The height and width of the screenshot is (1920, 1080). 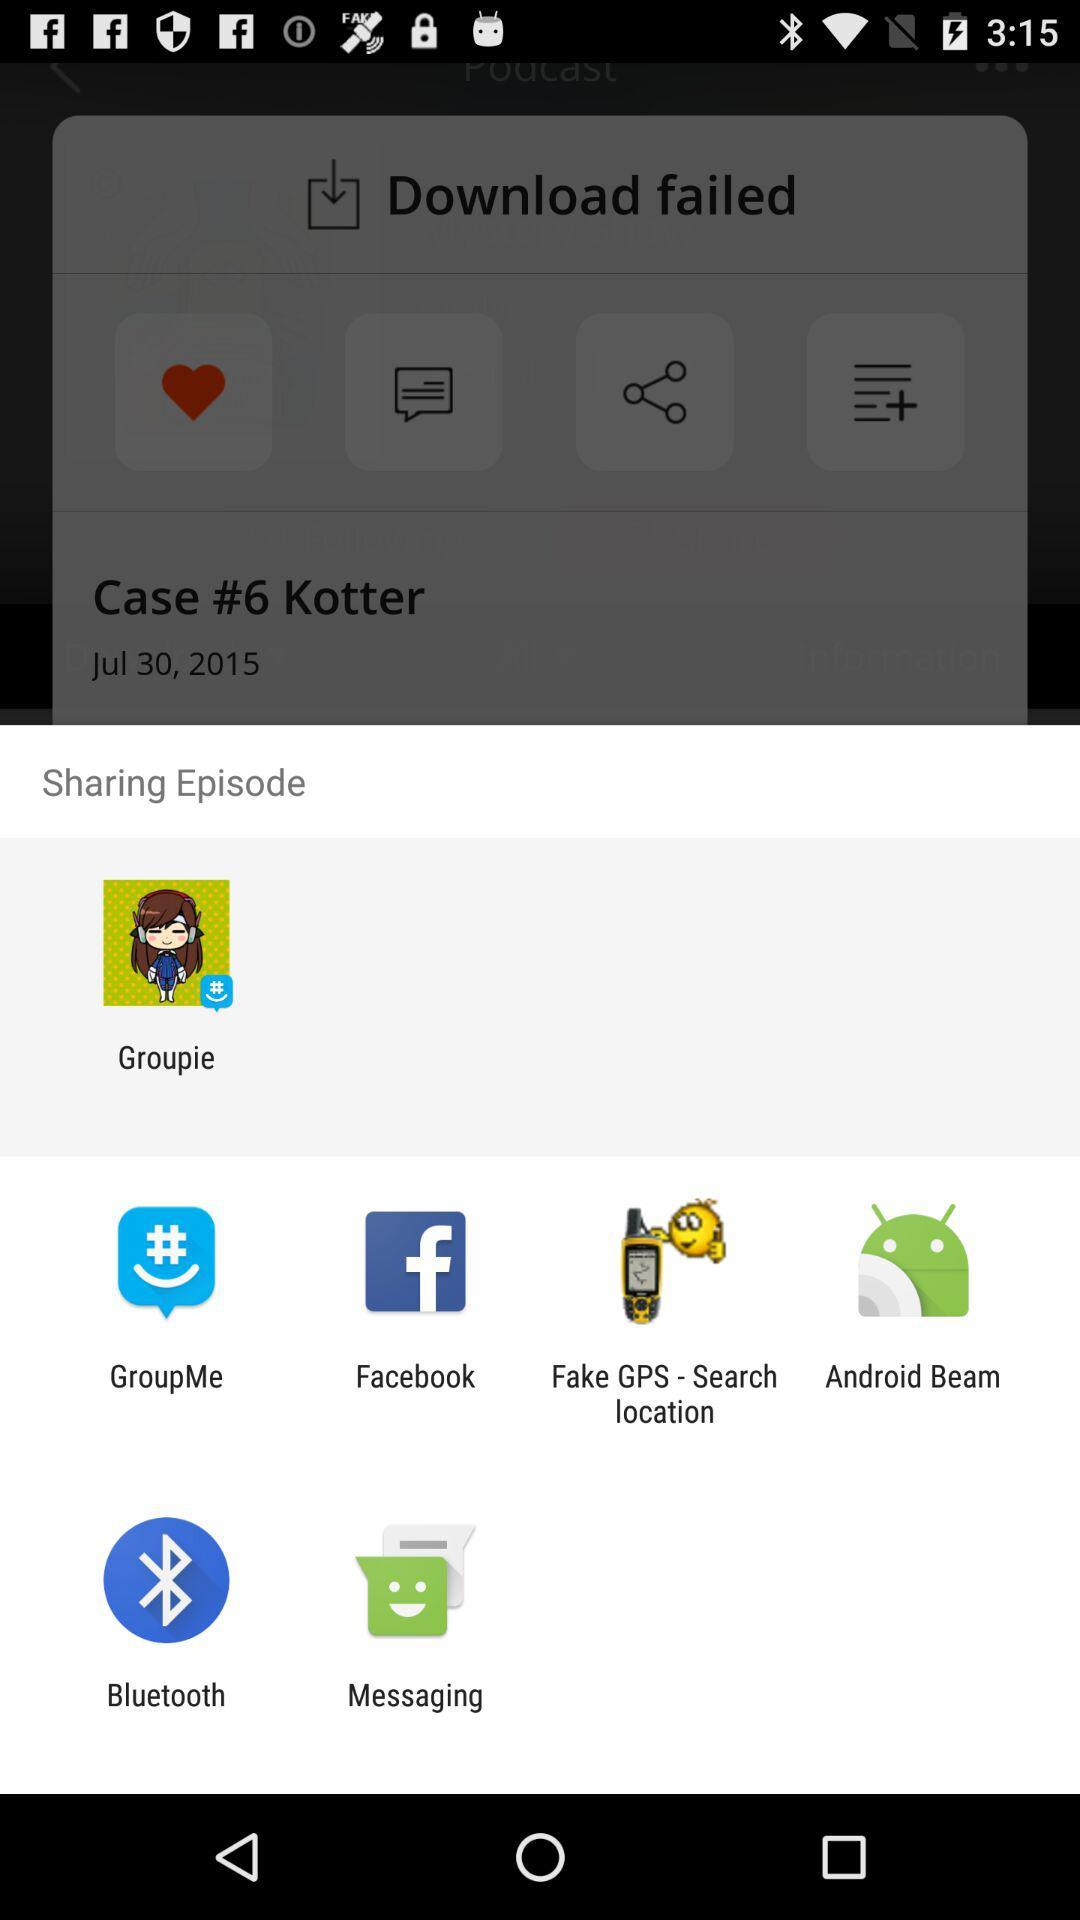 I want to click on item next to the facebook, so click(x=664, y=1392).